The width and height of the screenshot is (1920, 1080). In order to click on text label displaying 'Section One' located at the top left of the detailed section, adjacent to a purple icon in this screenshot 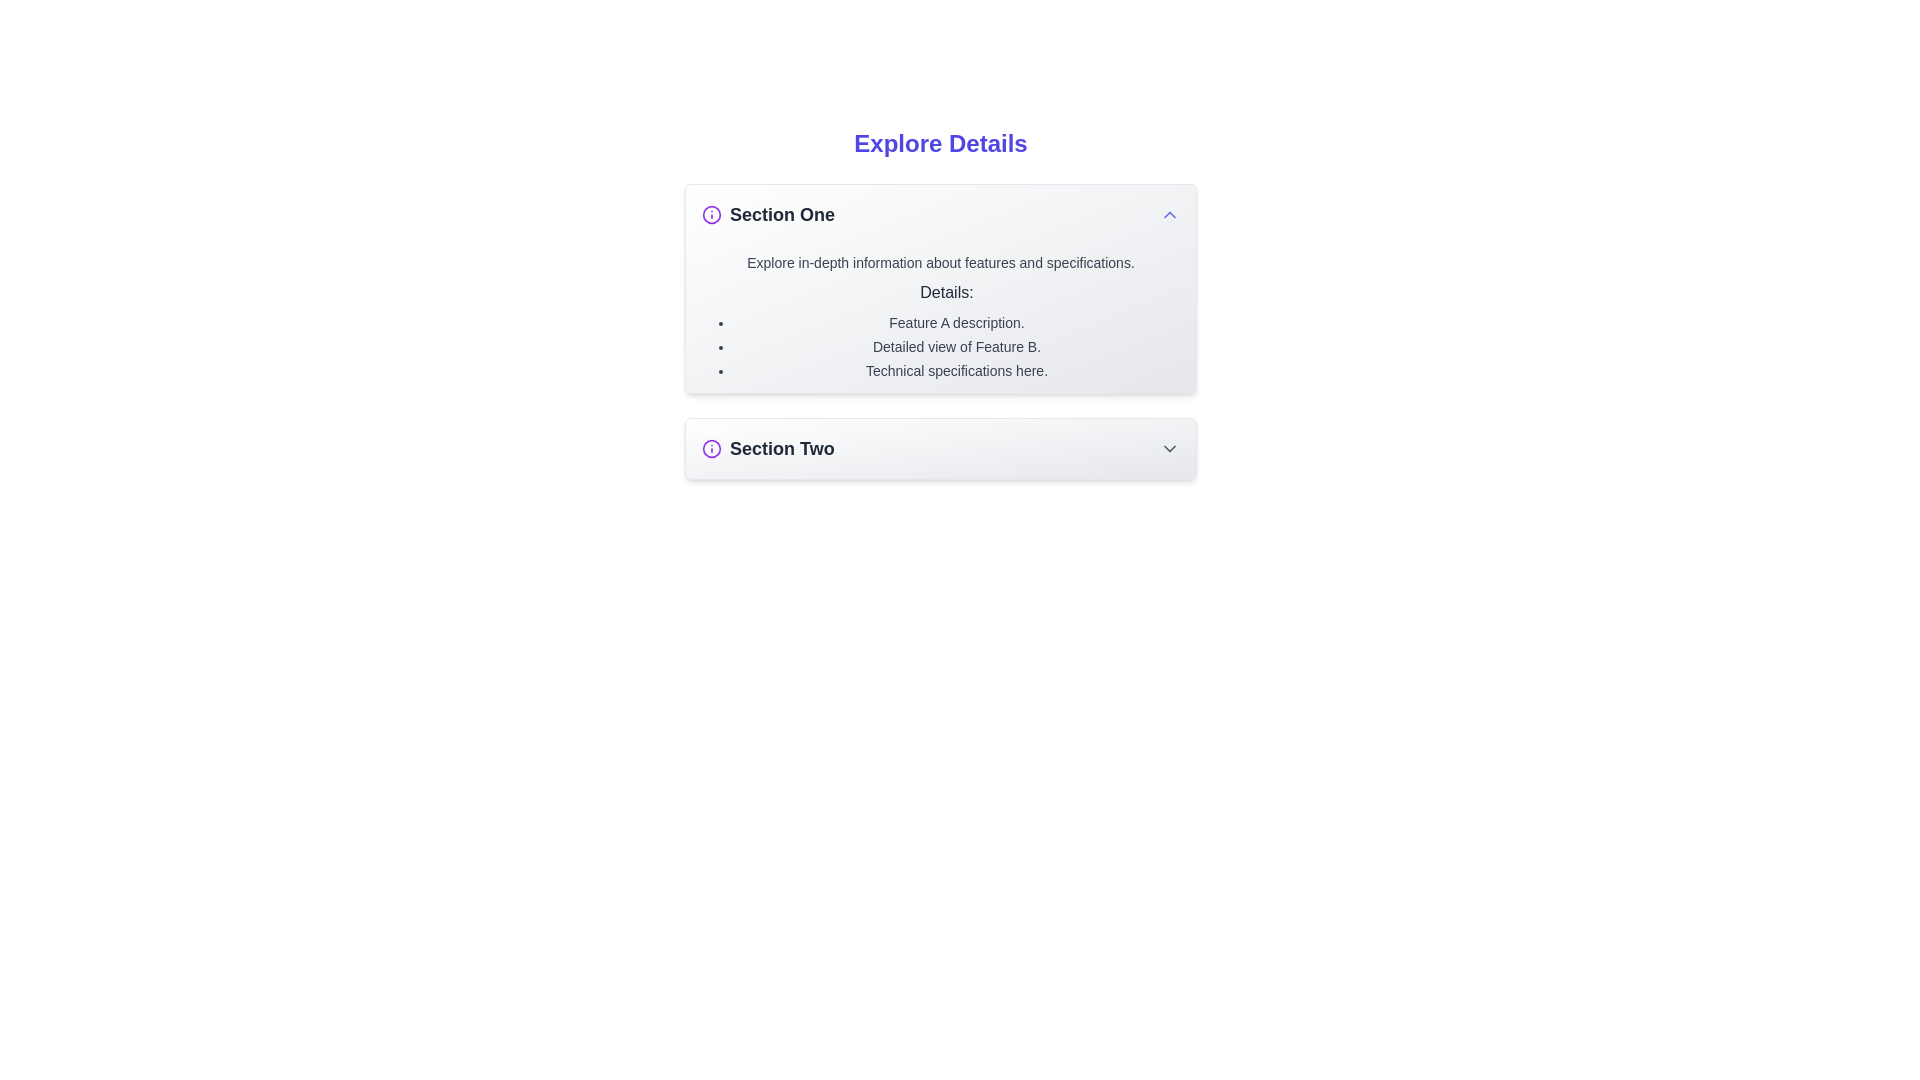, I will do `click(781, 215)`.